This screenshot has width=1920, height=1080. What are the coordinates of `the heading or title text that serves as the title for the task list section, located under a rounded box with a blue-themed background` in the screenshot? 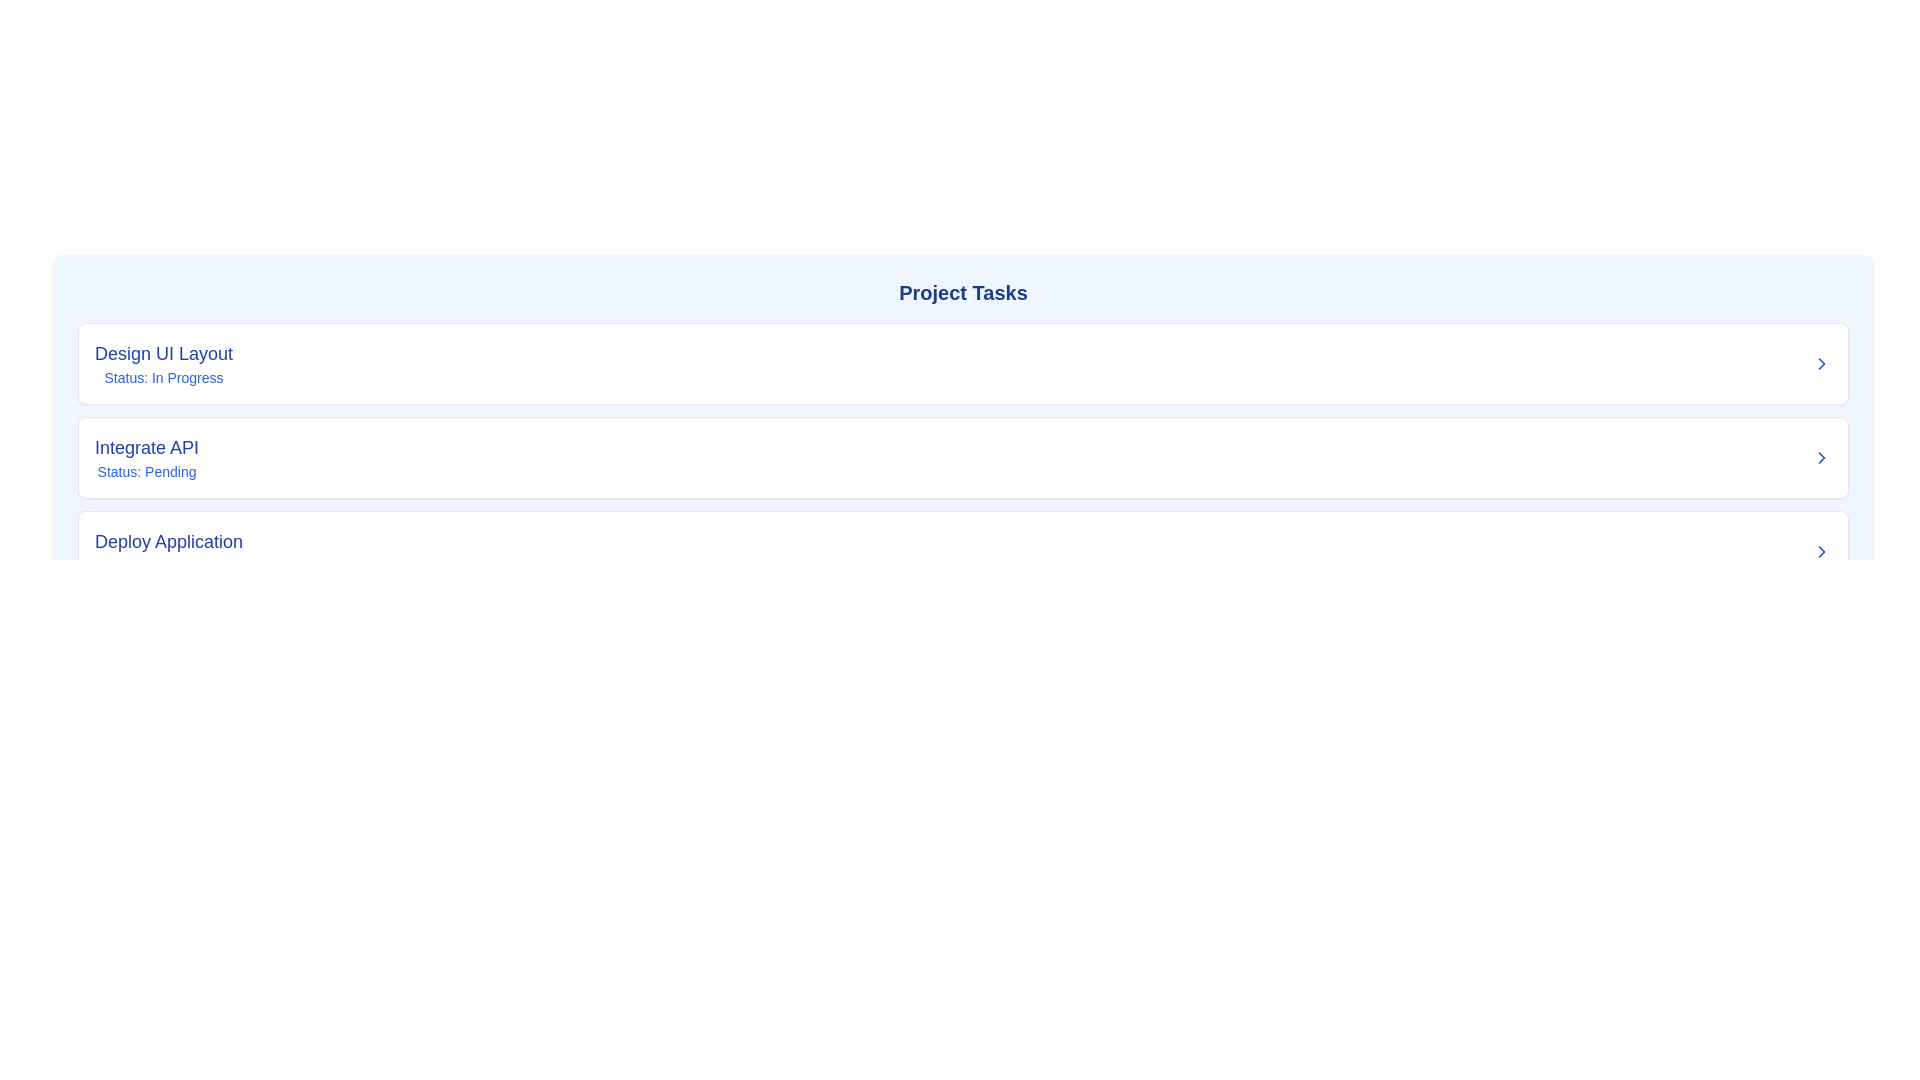 It's located at (963, 293).